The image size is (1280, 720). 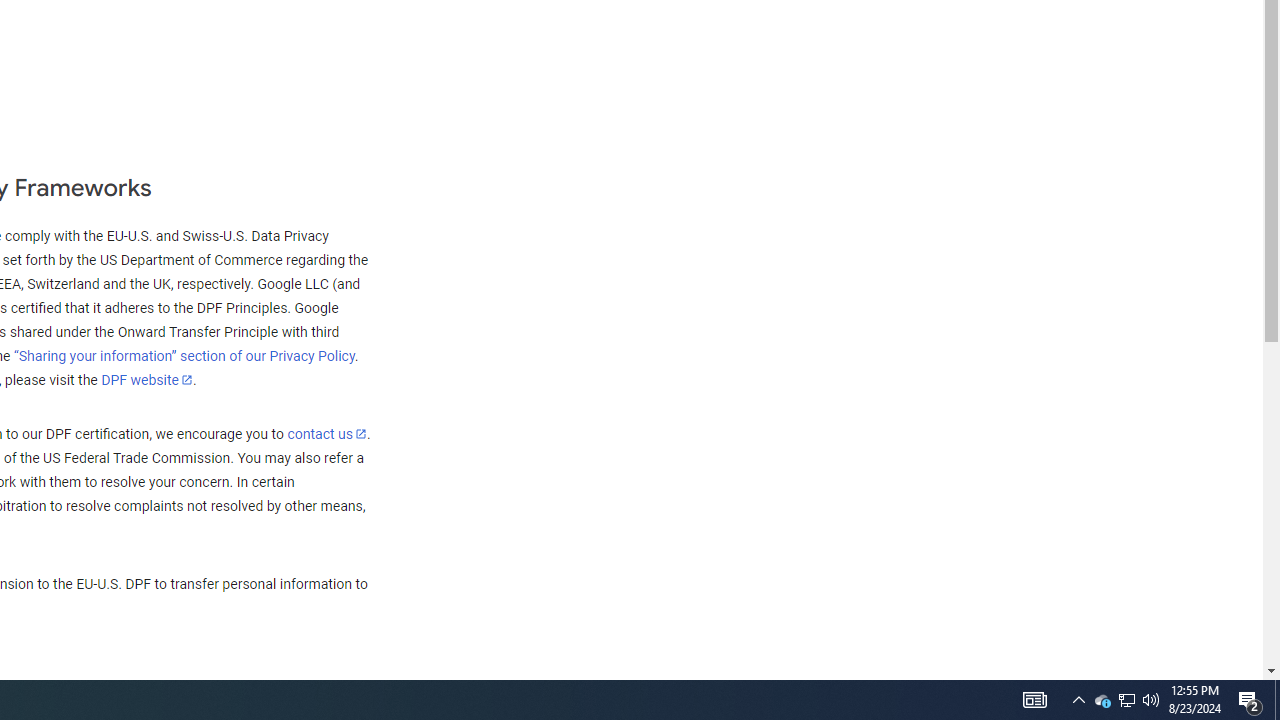 What do you see at coordinates (327, 432) in the screenshot?
I see `'contact us'` at bounding box center [327, 432].